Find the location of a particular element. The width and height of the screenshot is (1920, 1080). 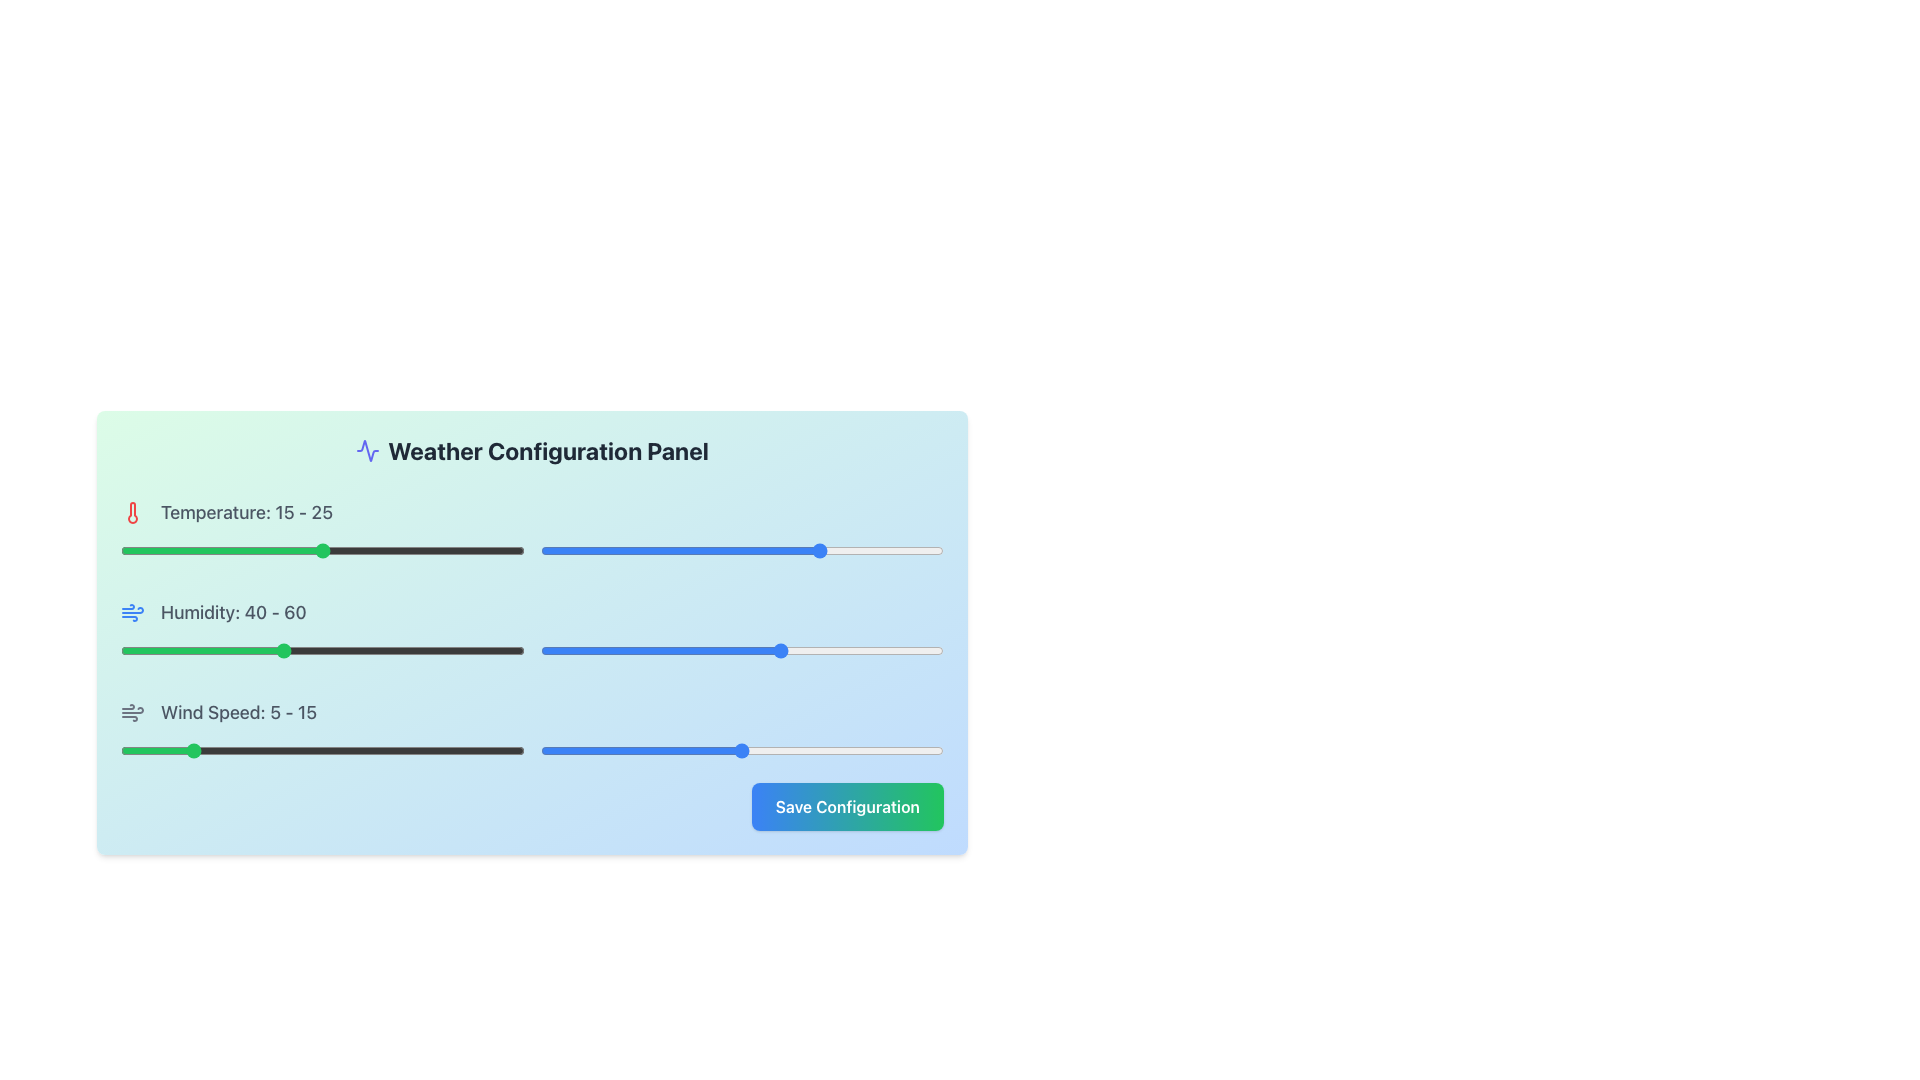

value of the slider is located at coordinates (830, 551).